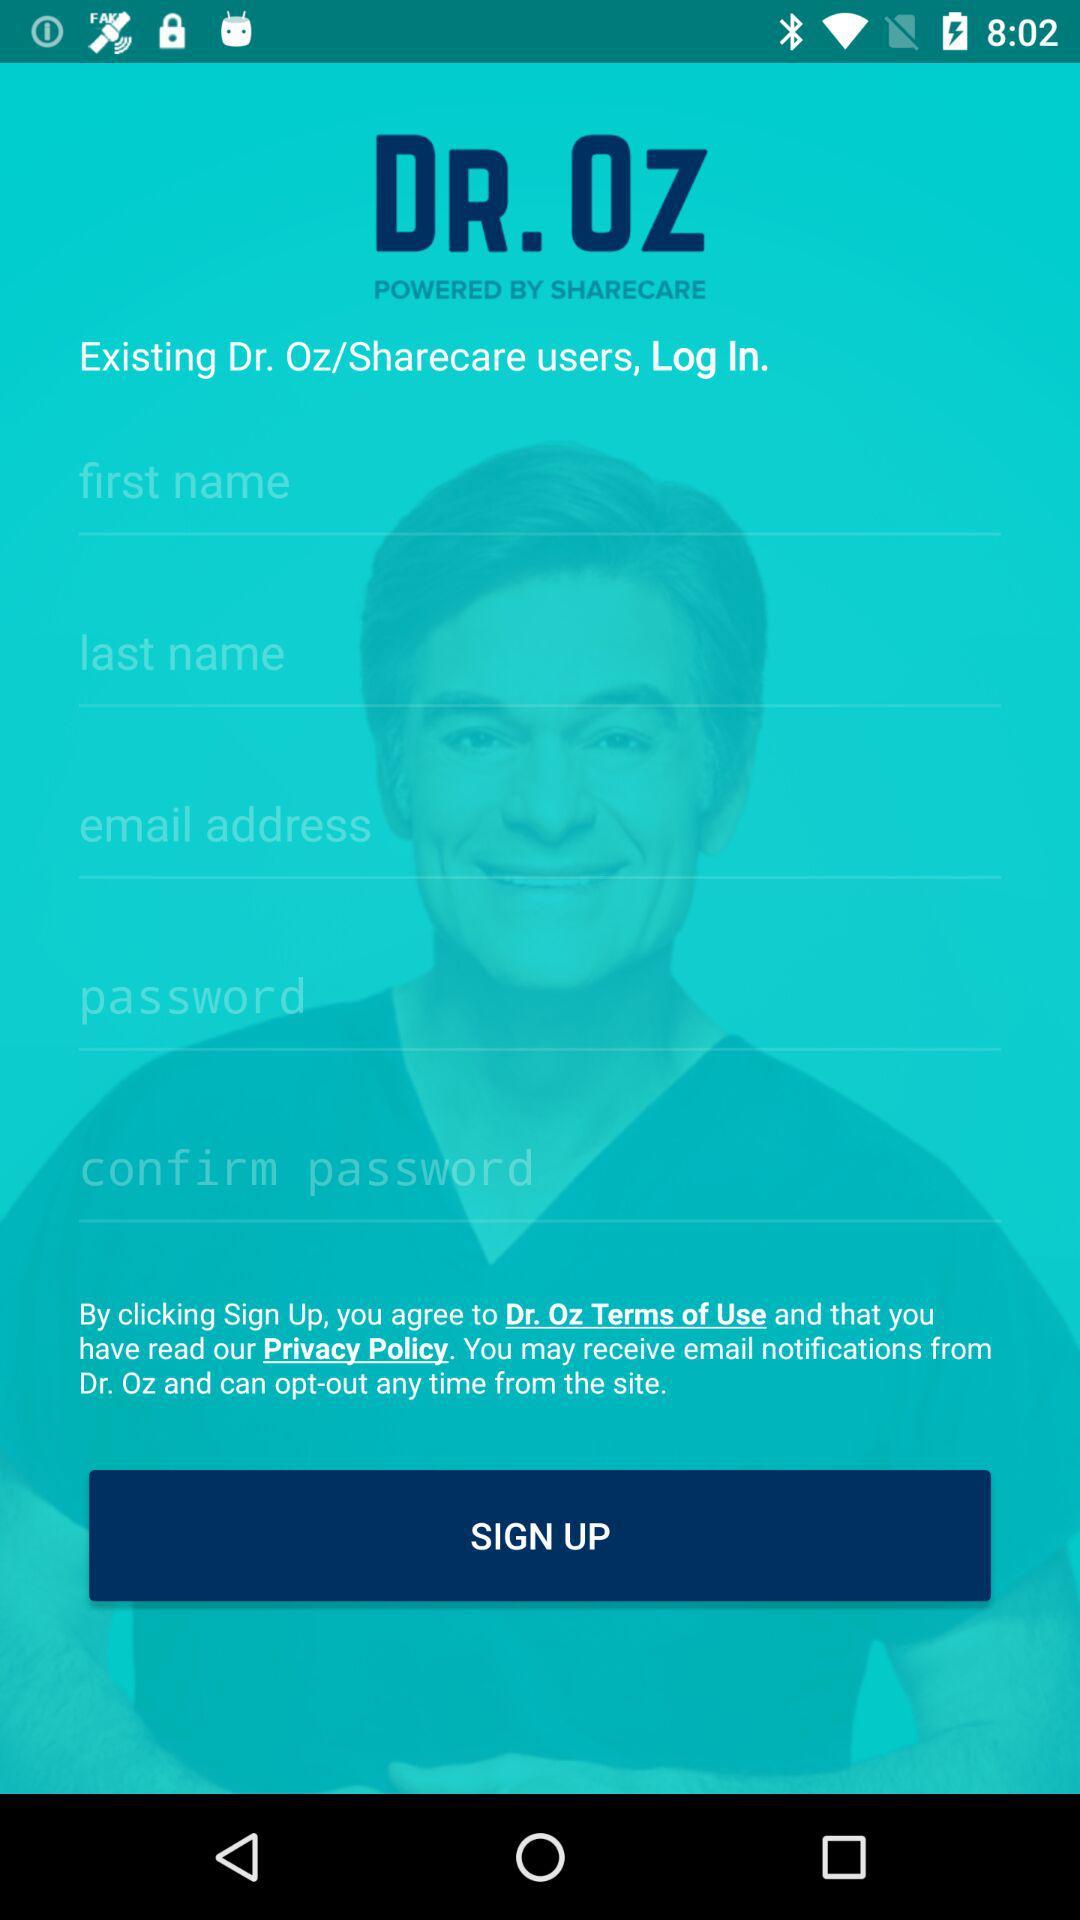  I want to click on the item above sign up, so click(540, 1347).